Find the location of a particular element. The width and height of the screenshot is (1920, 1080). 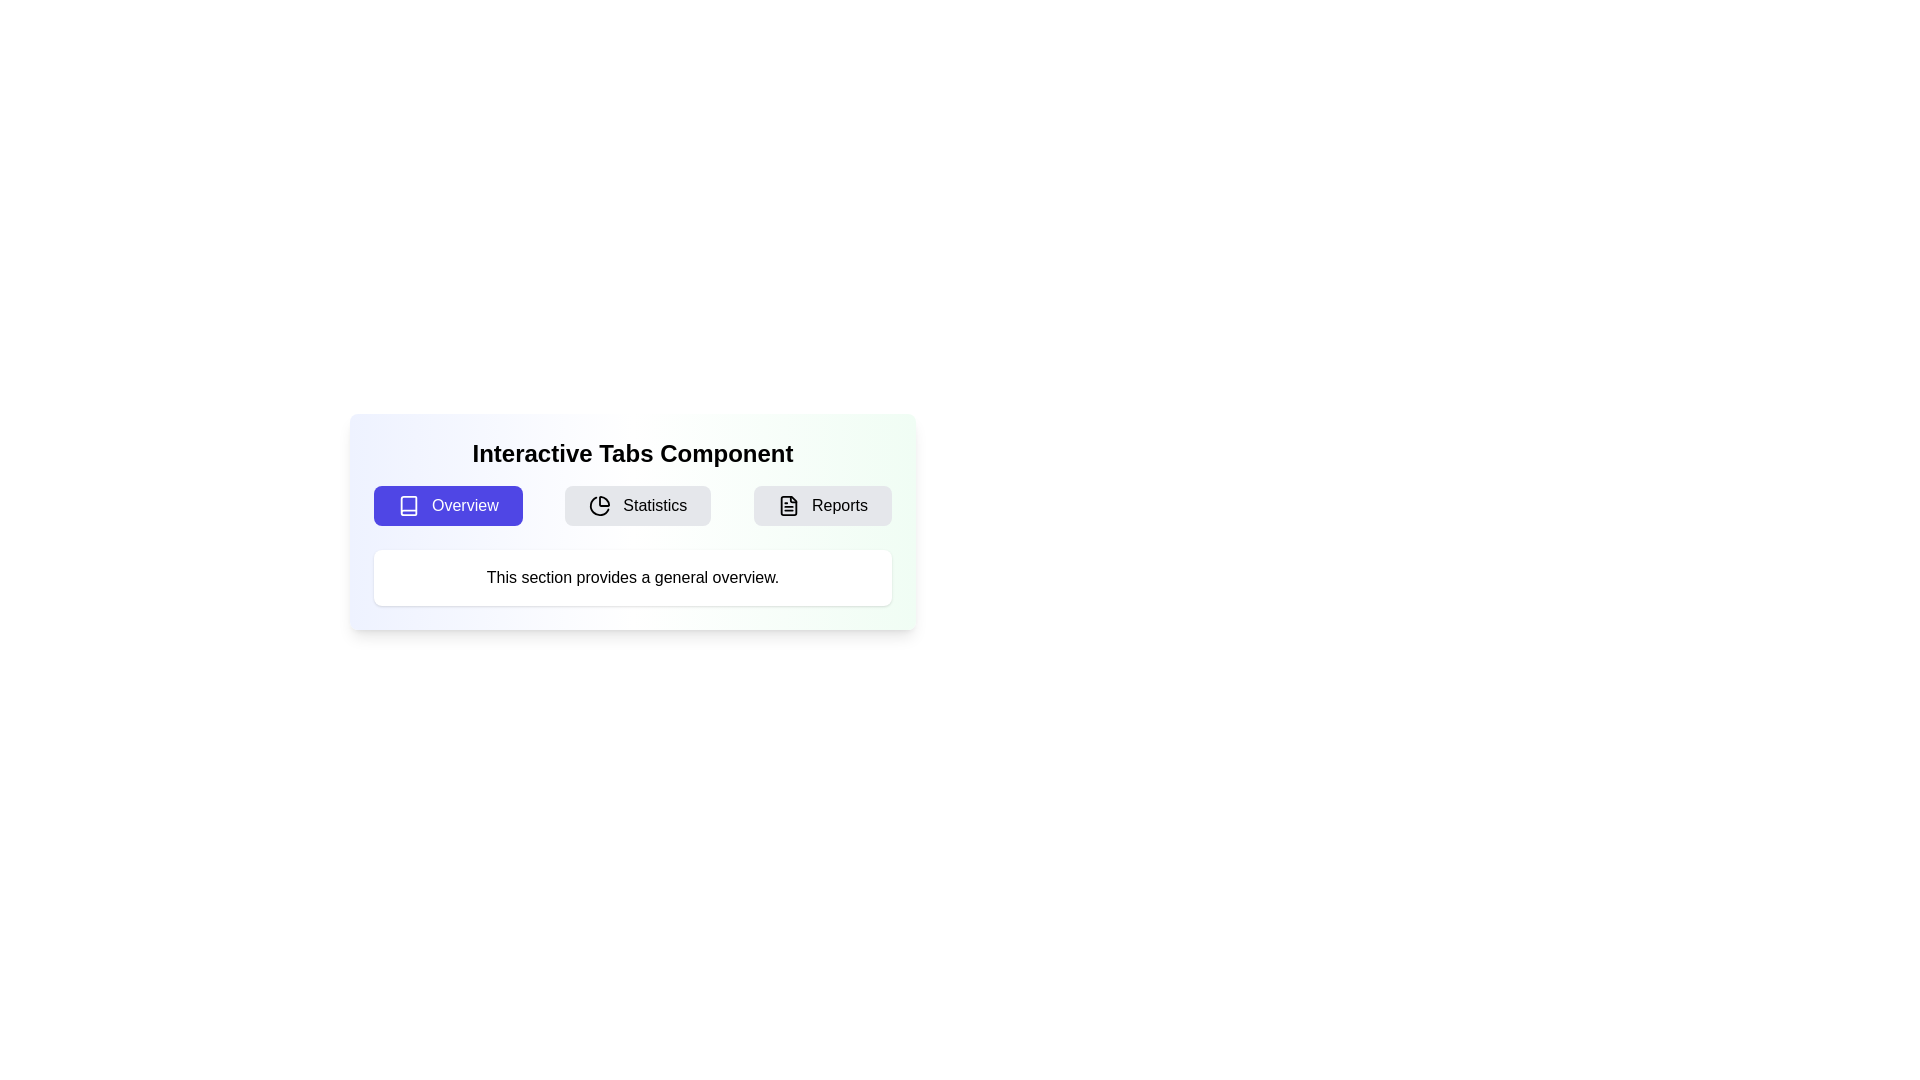

the document file icon represented in line art style with a folded corner, located within the 'Reports' tab is located at coordinates (787, 504).